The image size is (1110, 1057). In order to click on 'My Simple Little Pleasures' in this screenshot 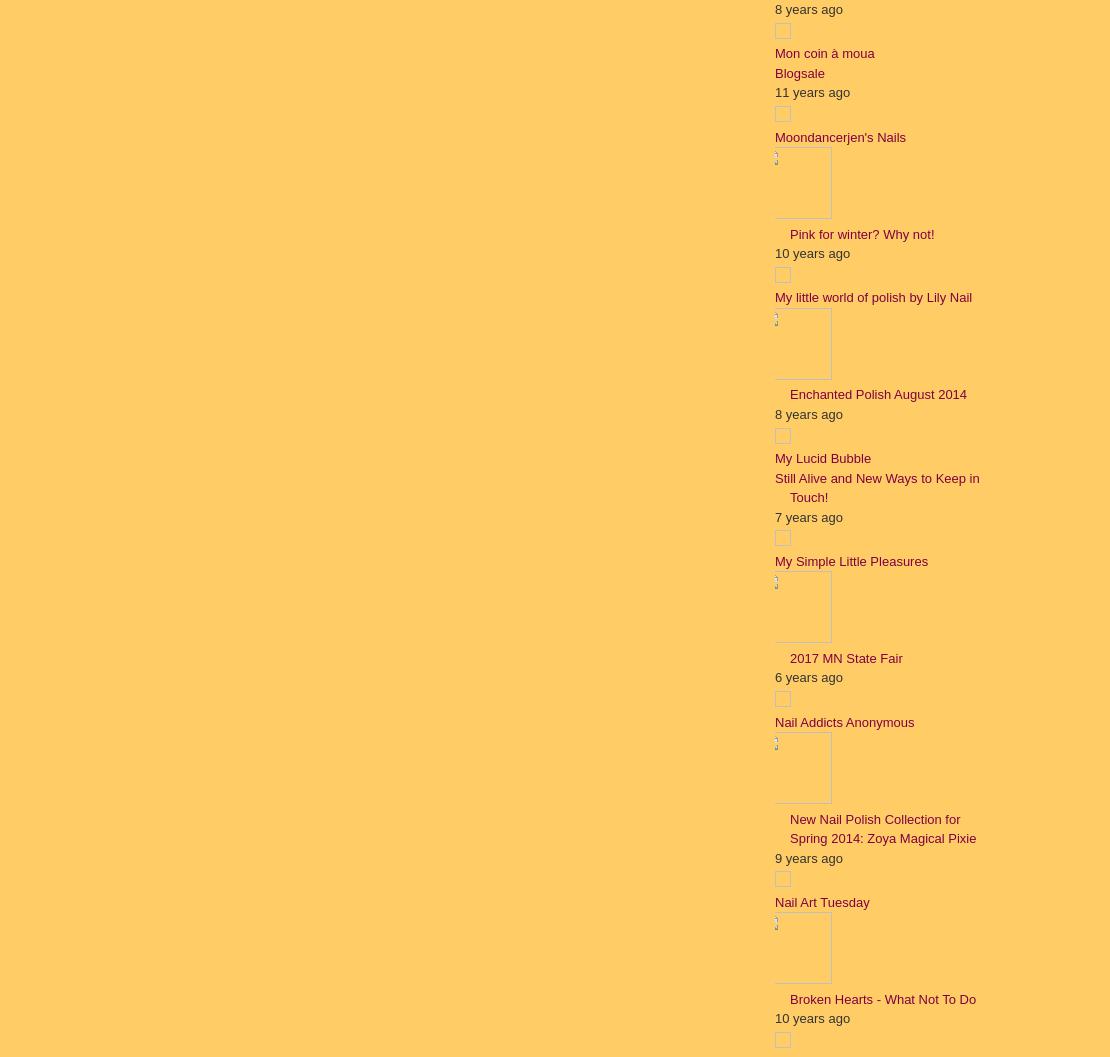, I will do `click(850, 559)`.